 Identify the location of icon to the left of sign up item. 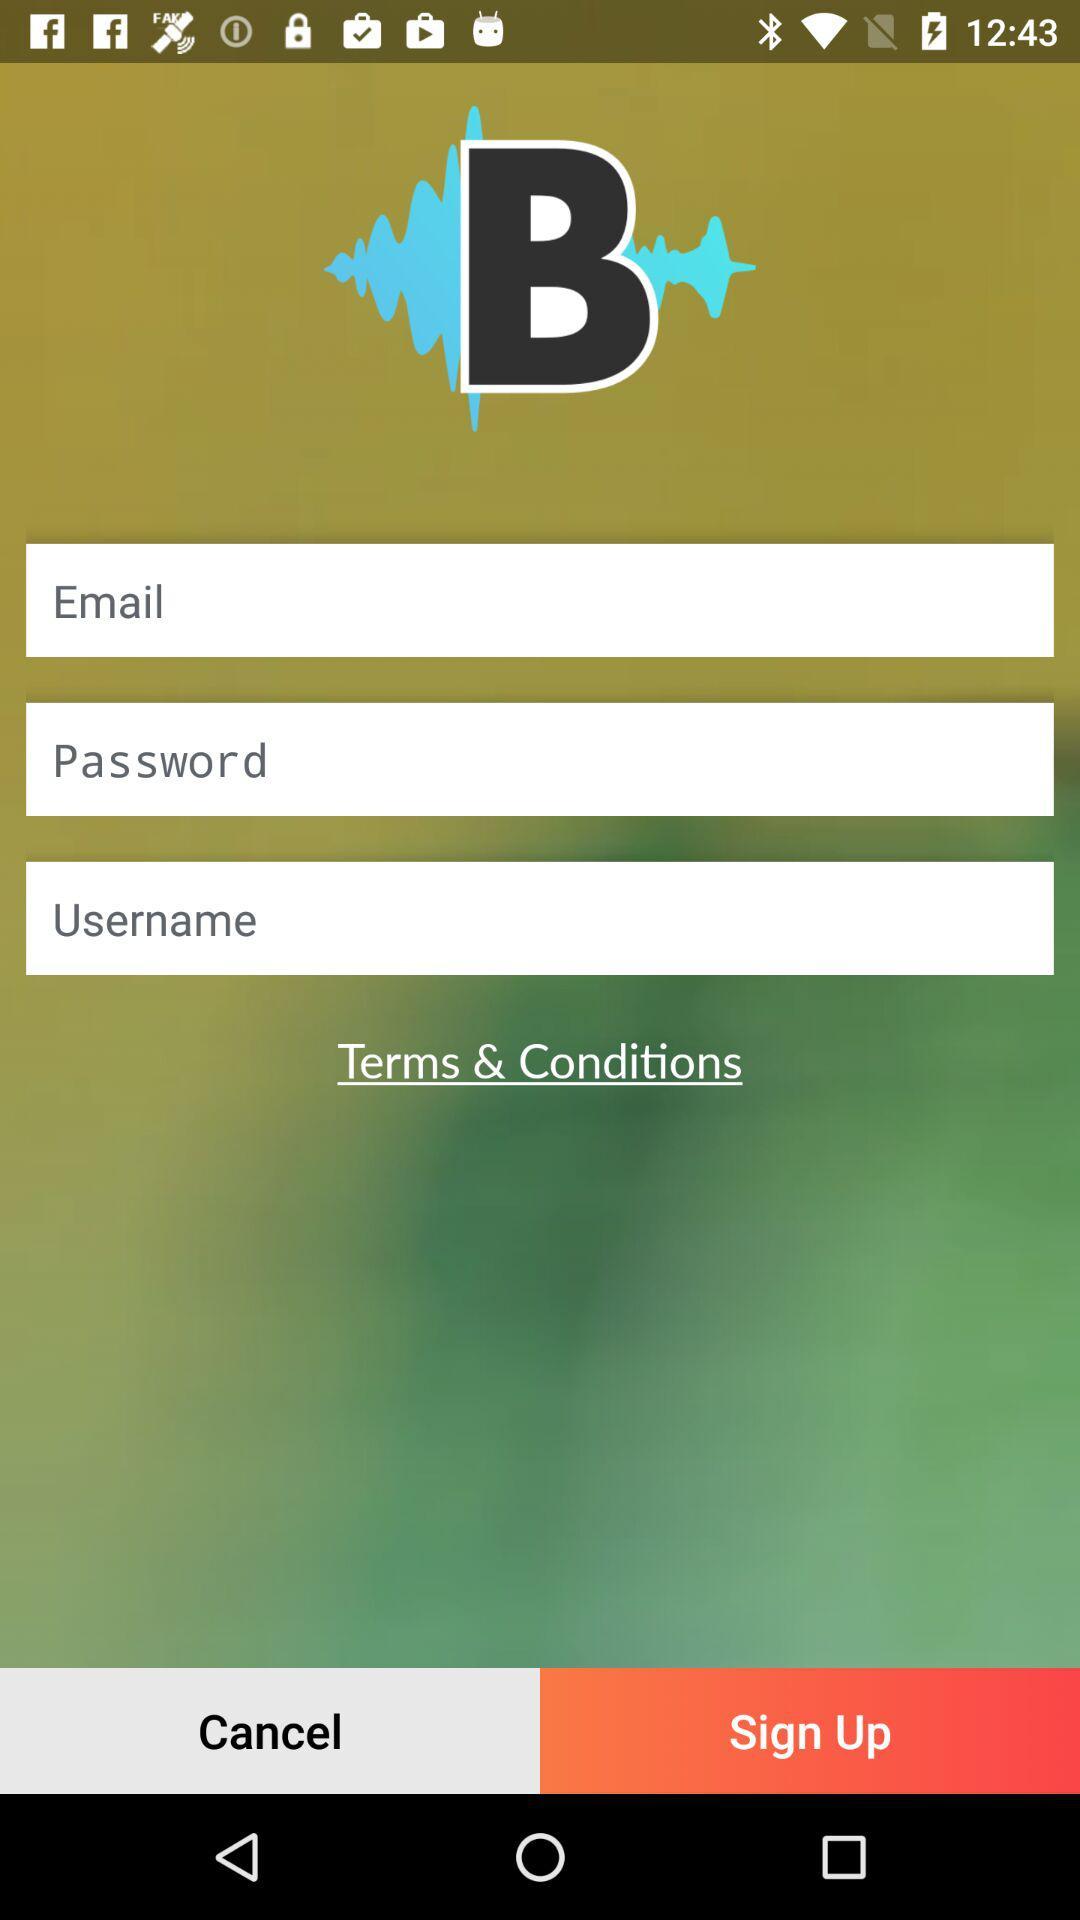
(270, 1730).